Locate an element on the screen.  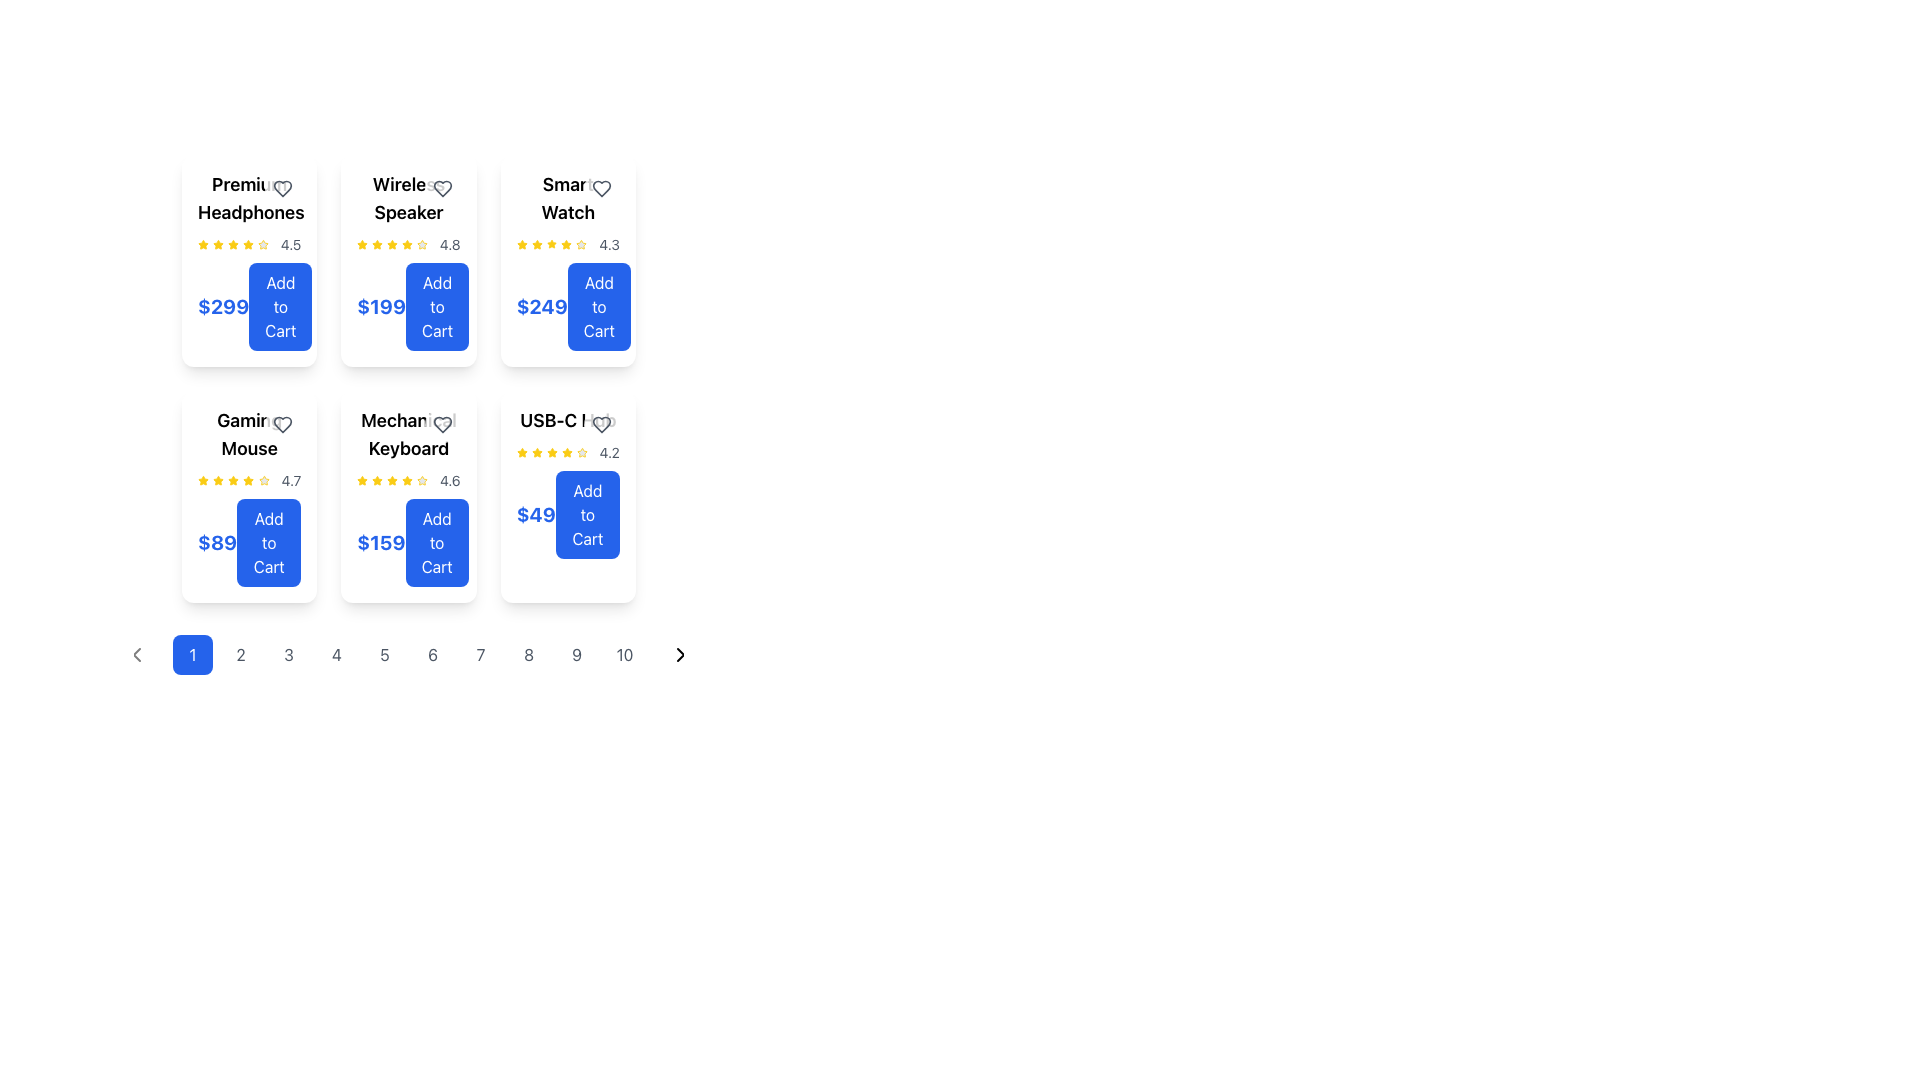
the 'Add to Cart' button, which is a vibrant blue rectangular button with rounded corners located beneath the price display in the top-left card of the grid layout is located at coordinates (279, 307).